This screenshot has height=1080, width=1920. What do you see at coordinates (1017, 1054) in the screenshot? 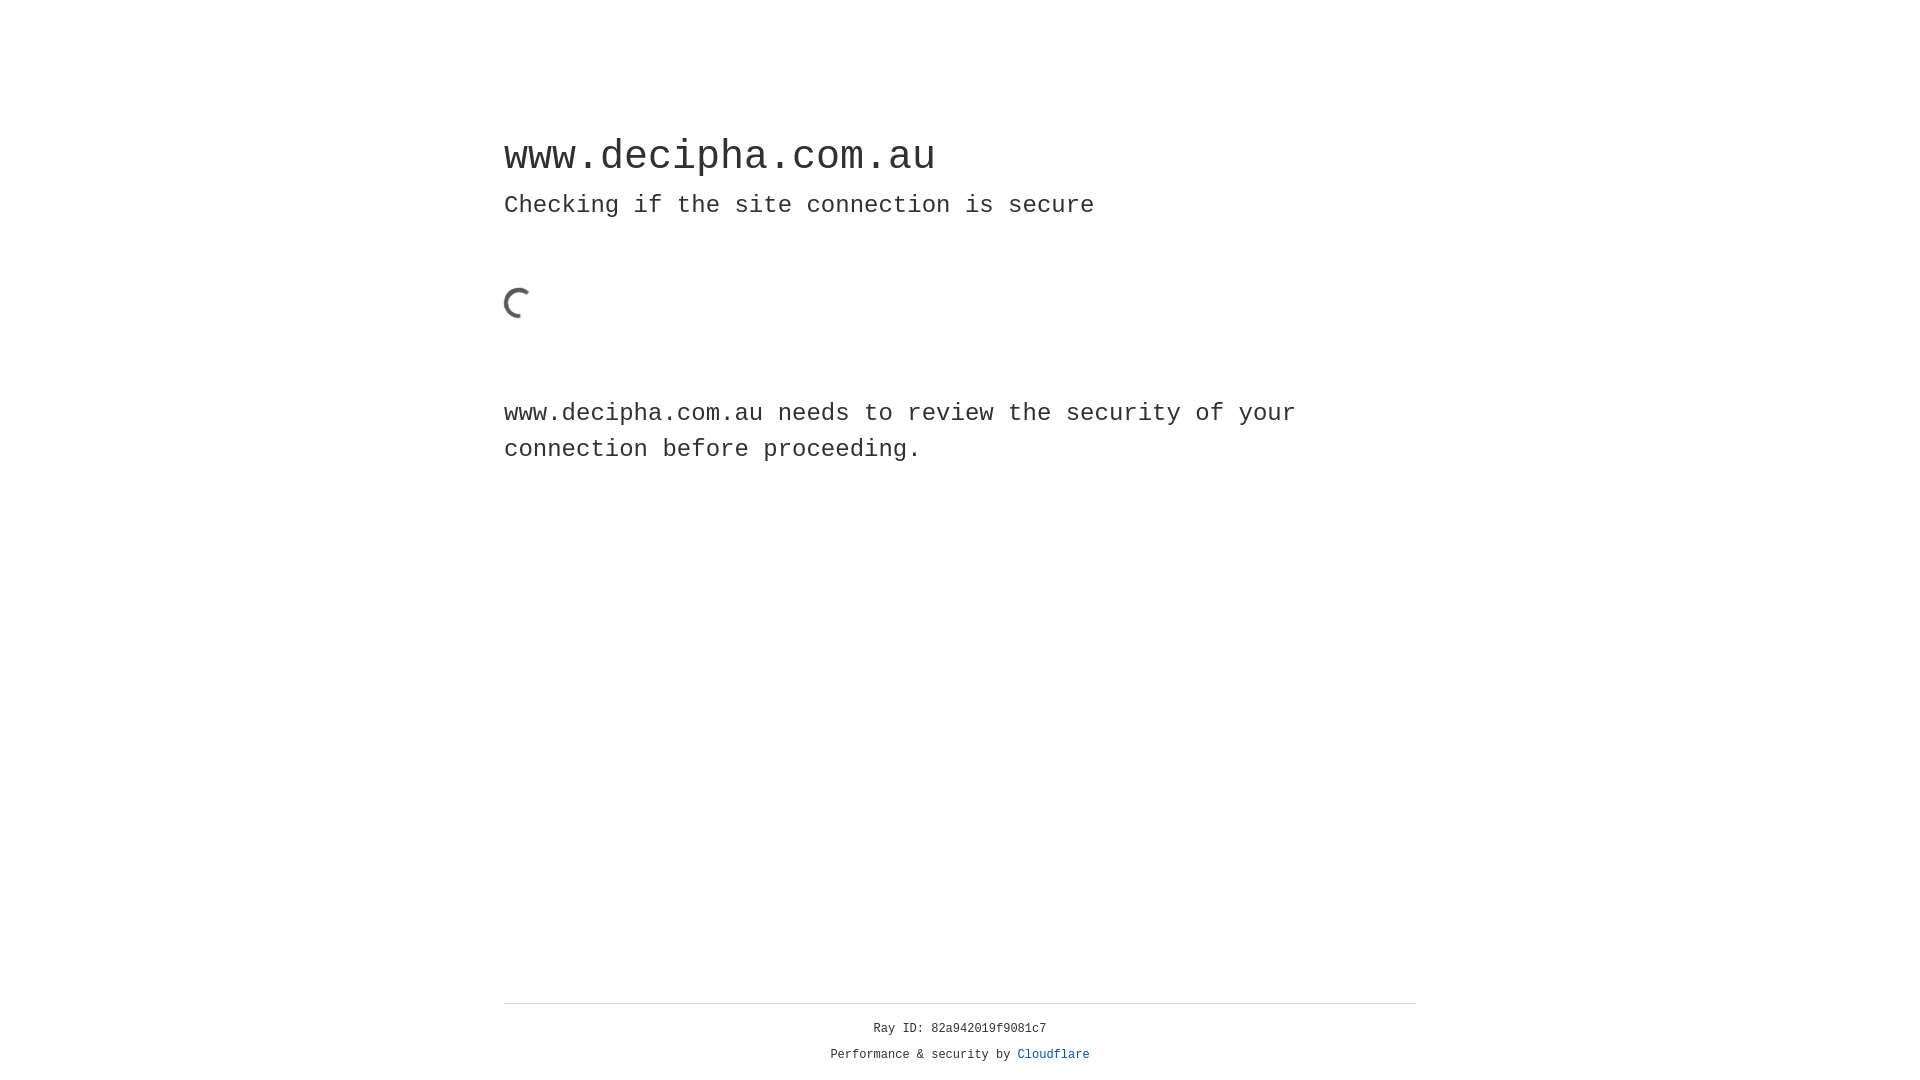
I see `'Cloudflare'` at bounding box center [1017, 1054].